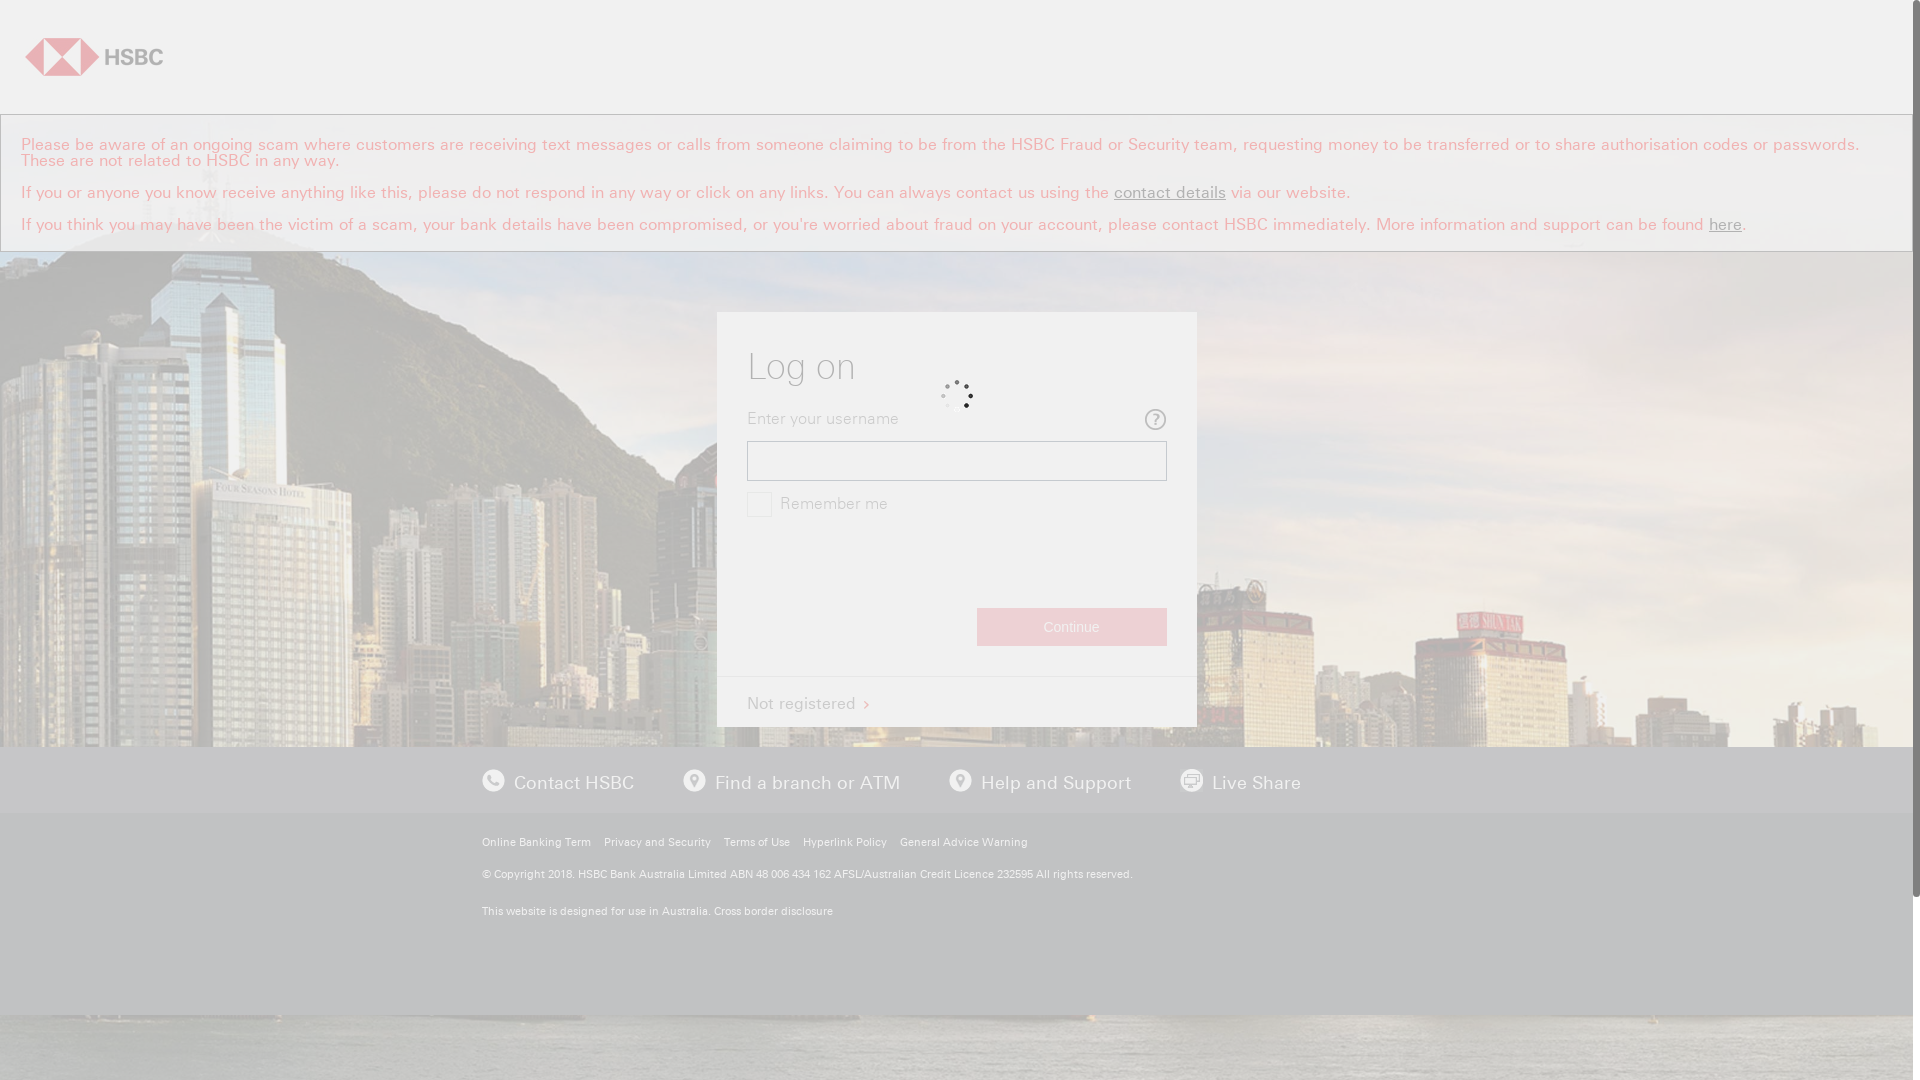 This screenshot has height=1080, width=1920. I want to click on 'Contact HSBC', so click(573, 779).